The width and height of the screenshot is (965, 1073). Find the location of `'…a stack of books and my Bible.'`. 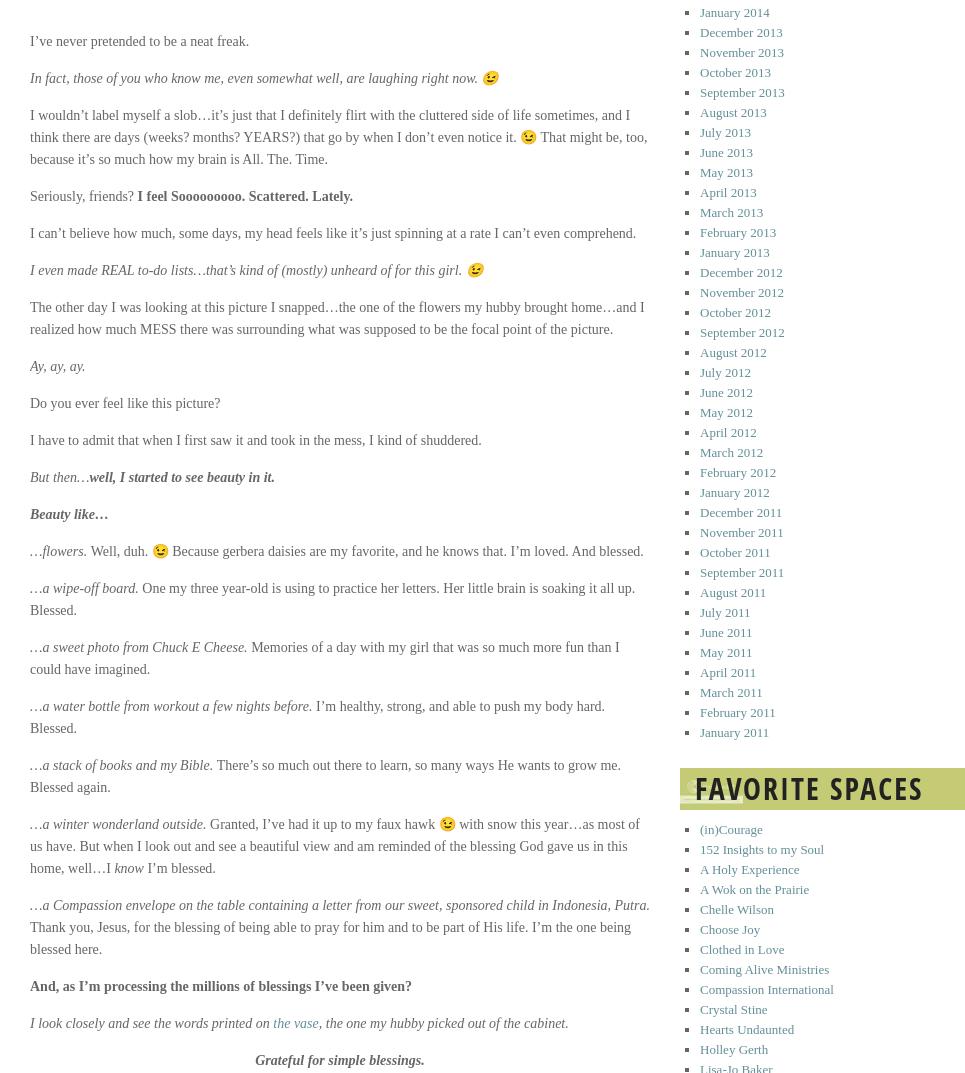

'…a stack of books and my Bible.' is located at coordinates (123, 764).